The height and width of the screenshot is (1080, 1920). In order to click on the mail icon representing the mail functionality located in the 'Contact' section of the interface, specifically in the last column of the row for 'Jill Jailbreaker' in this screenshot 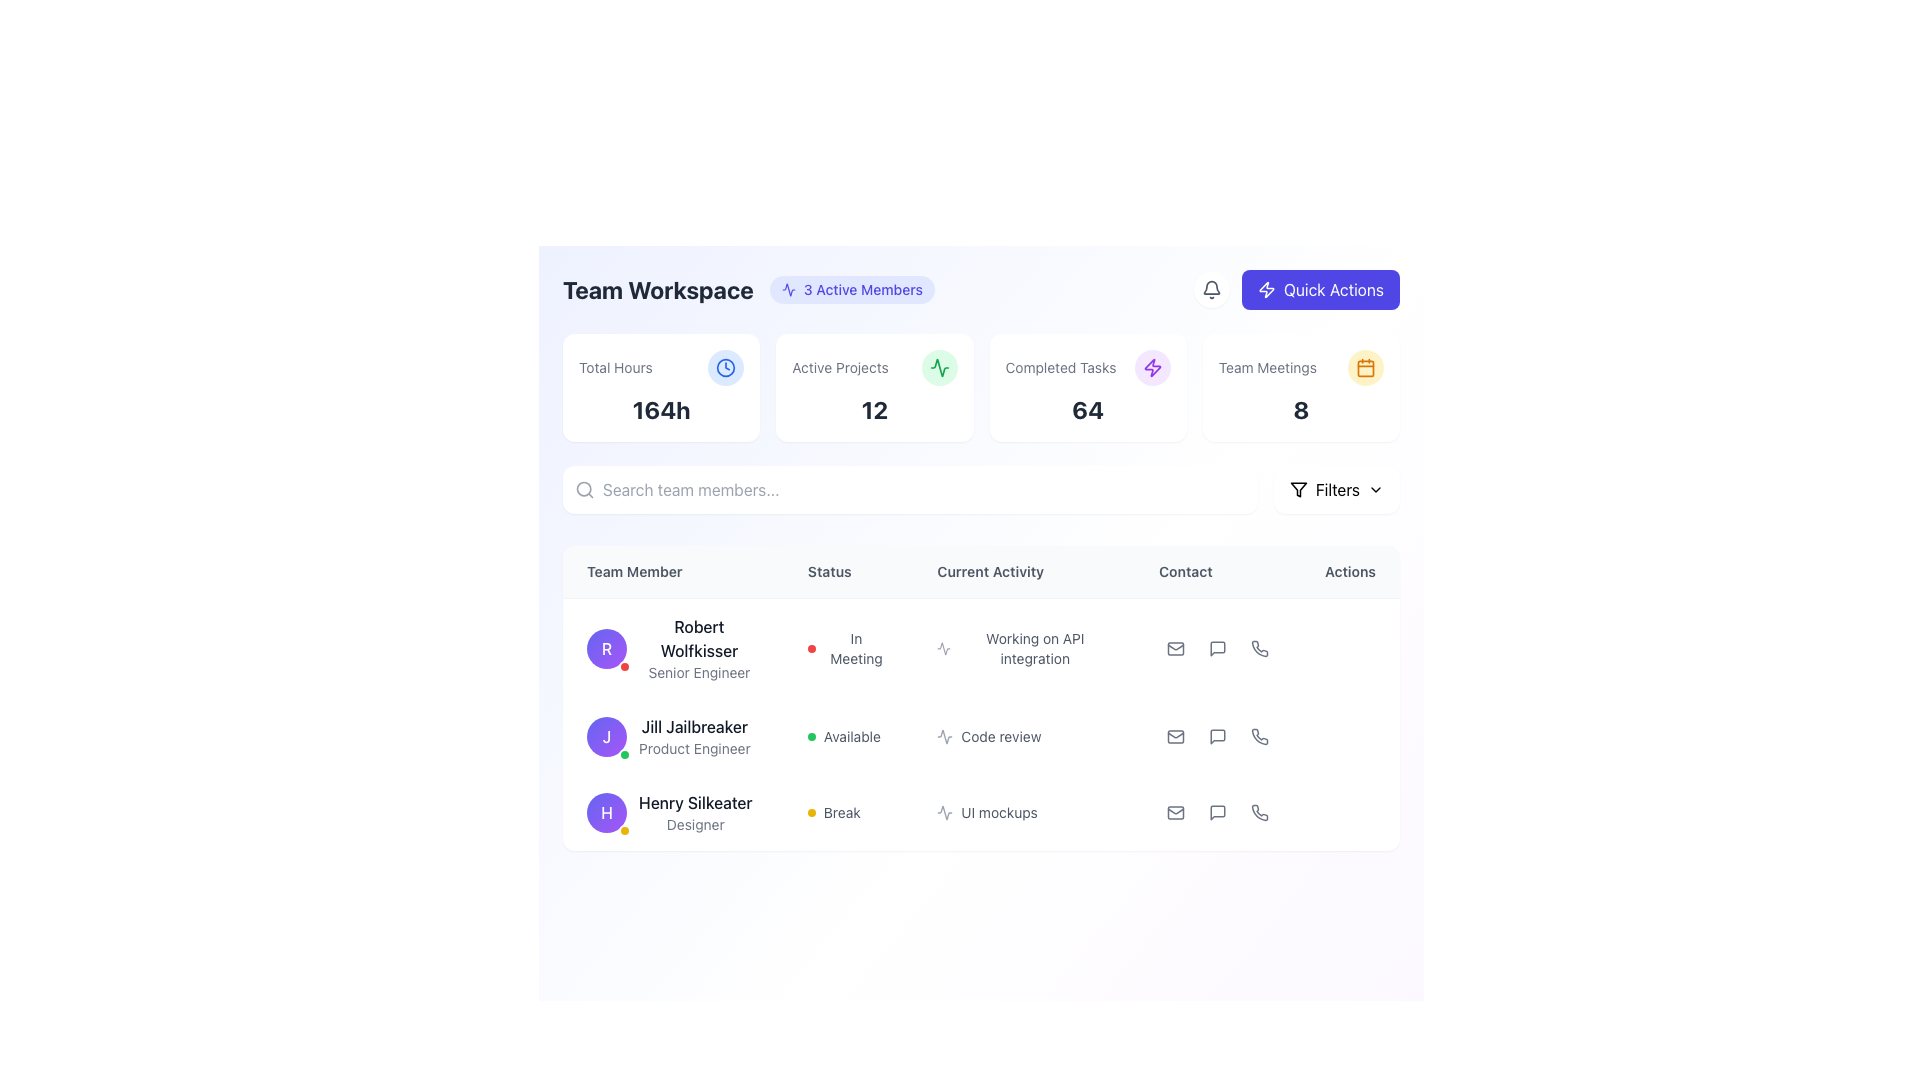, I will do `click(1176, 736)`.